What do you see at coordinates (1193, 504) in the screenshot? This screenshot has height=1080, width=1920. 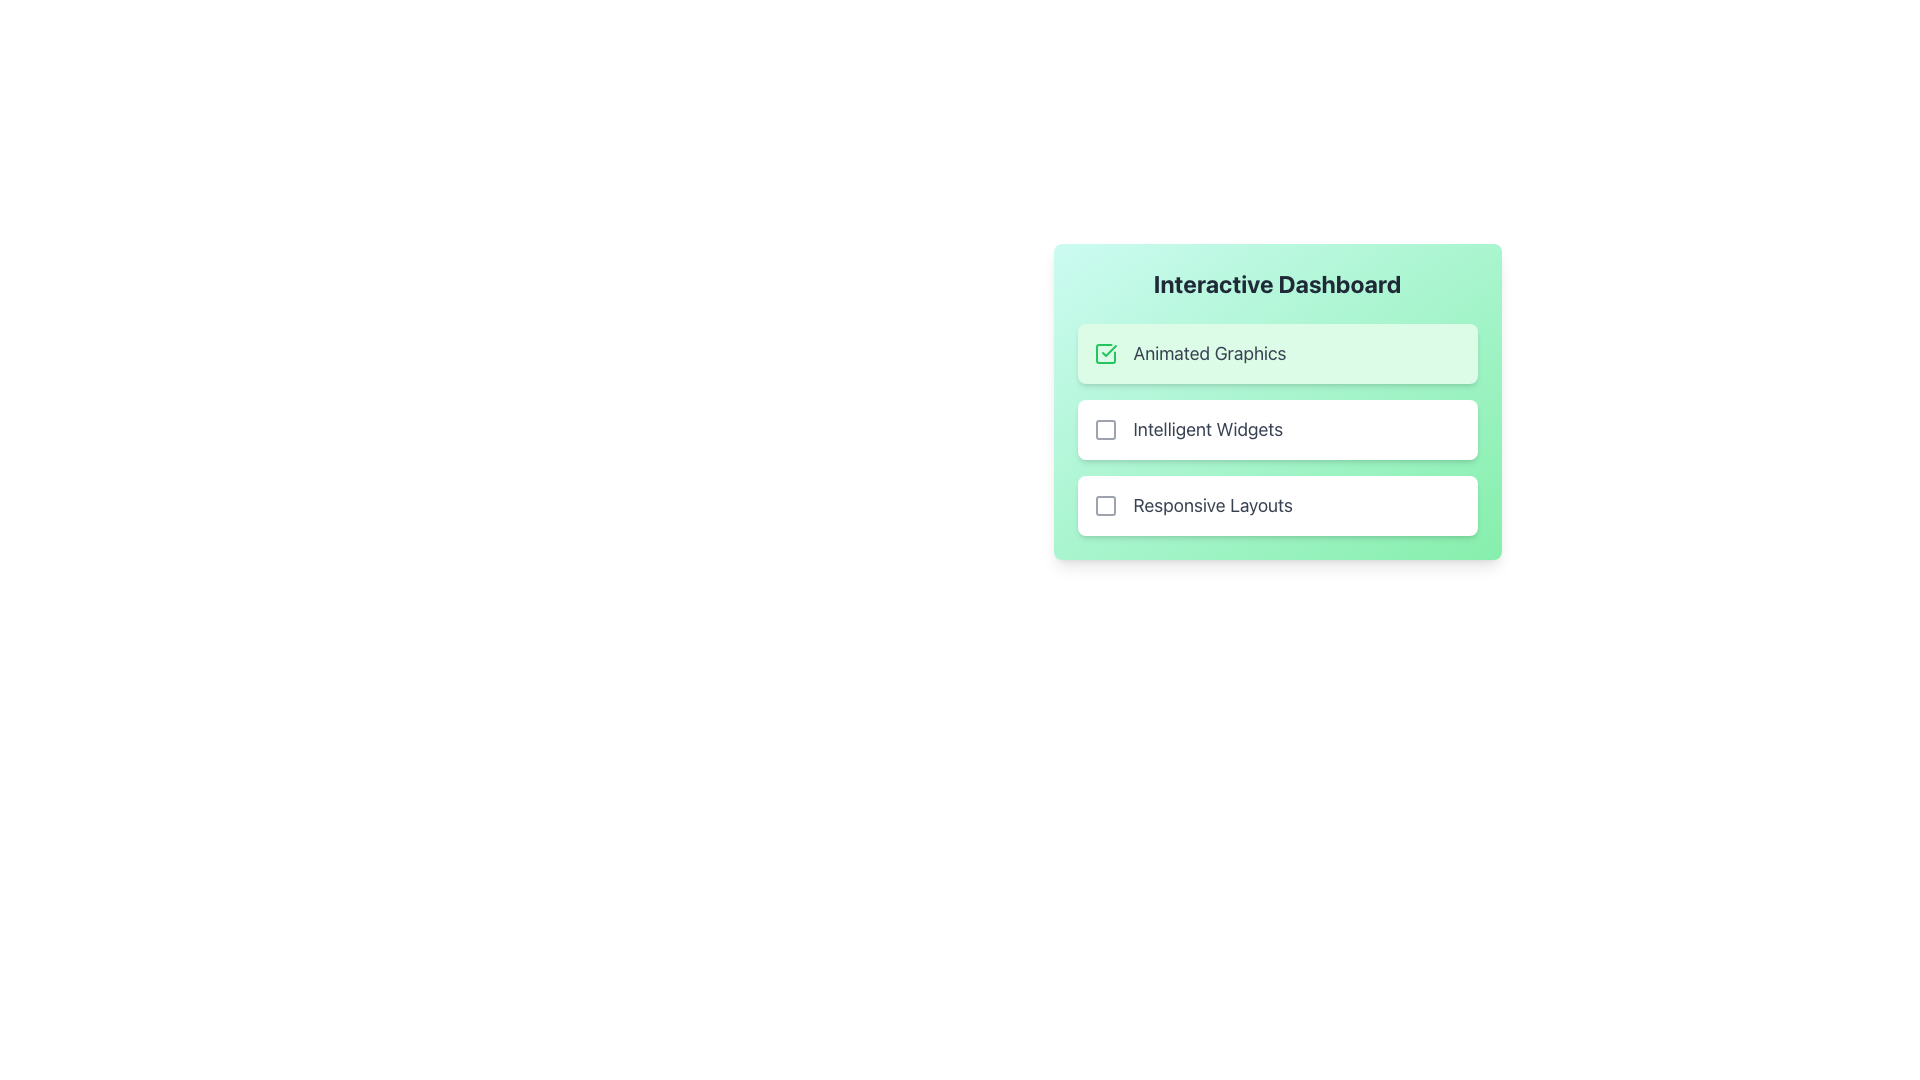 I see `the label of the third checkbox option in the 'Interactive Dashboard' card` at bounding box center [1193, 504].